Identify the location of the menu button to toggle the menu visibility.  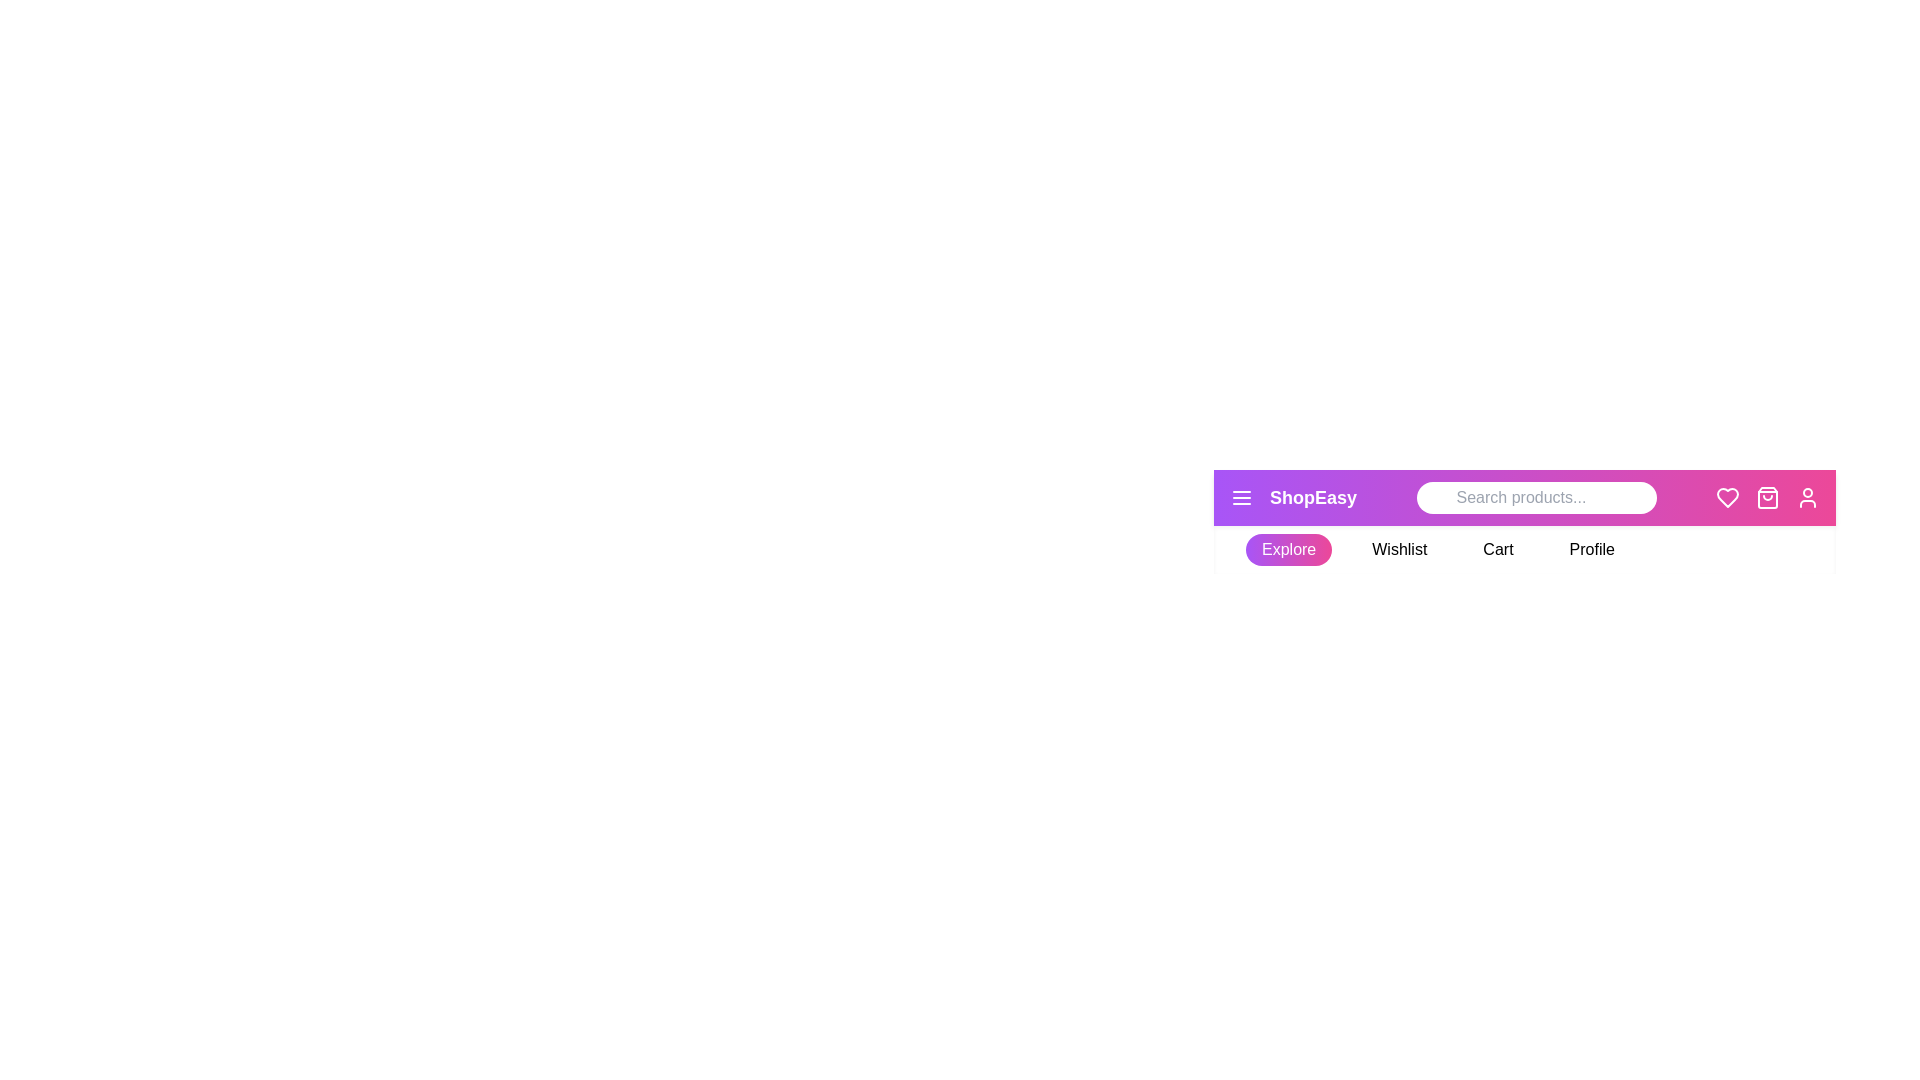
(1241, 496).